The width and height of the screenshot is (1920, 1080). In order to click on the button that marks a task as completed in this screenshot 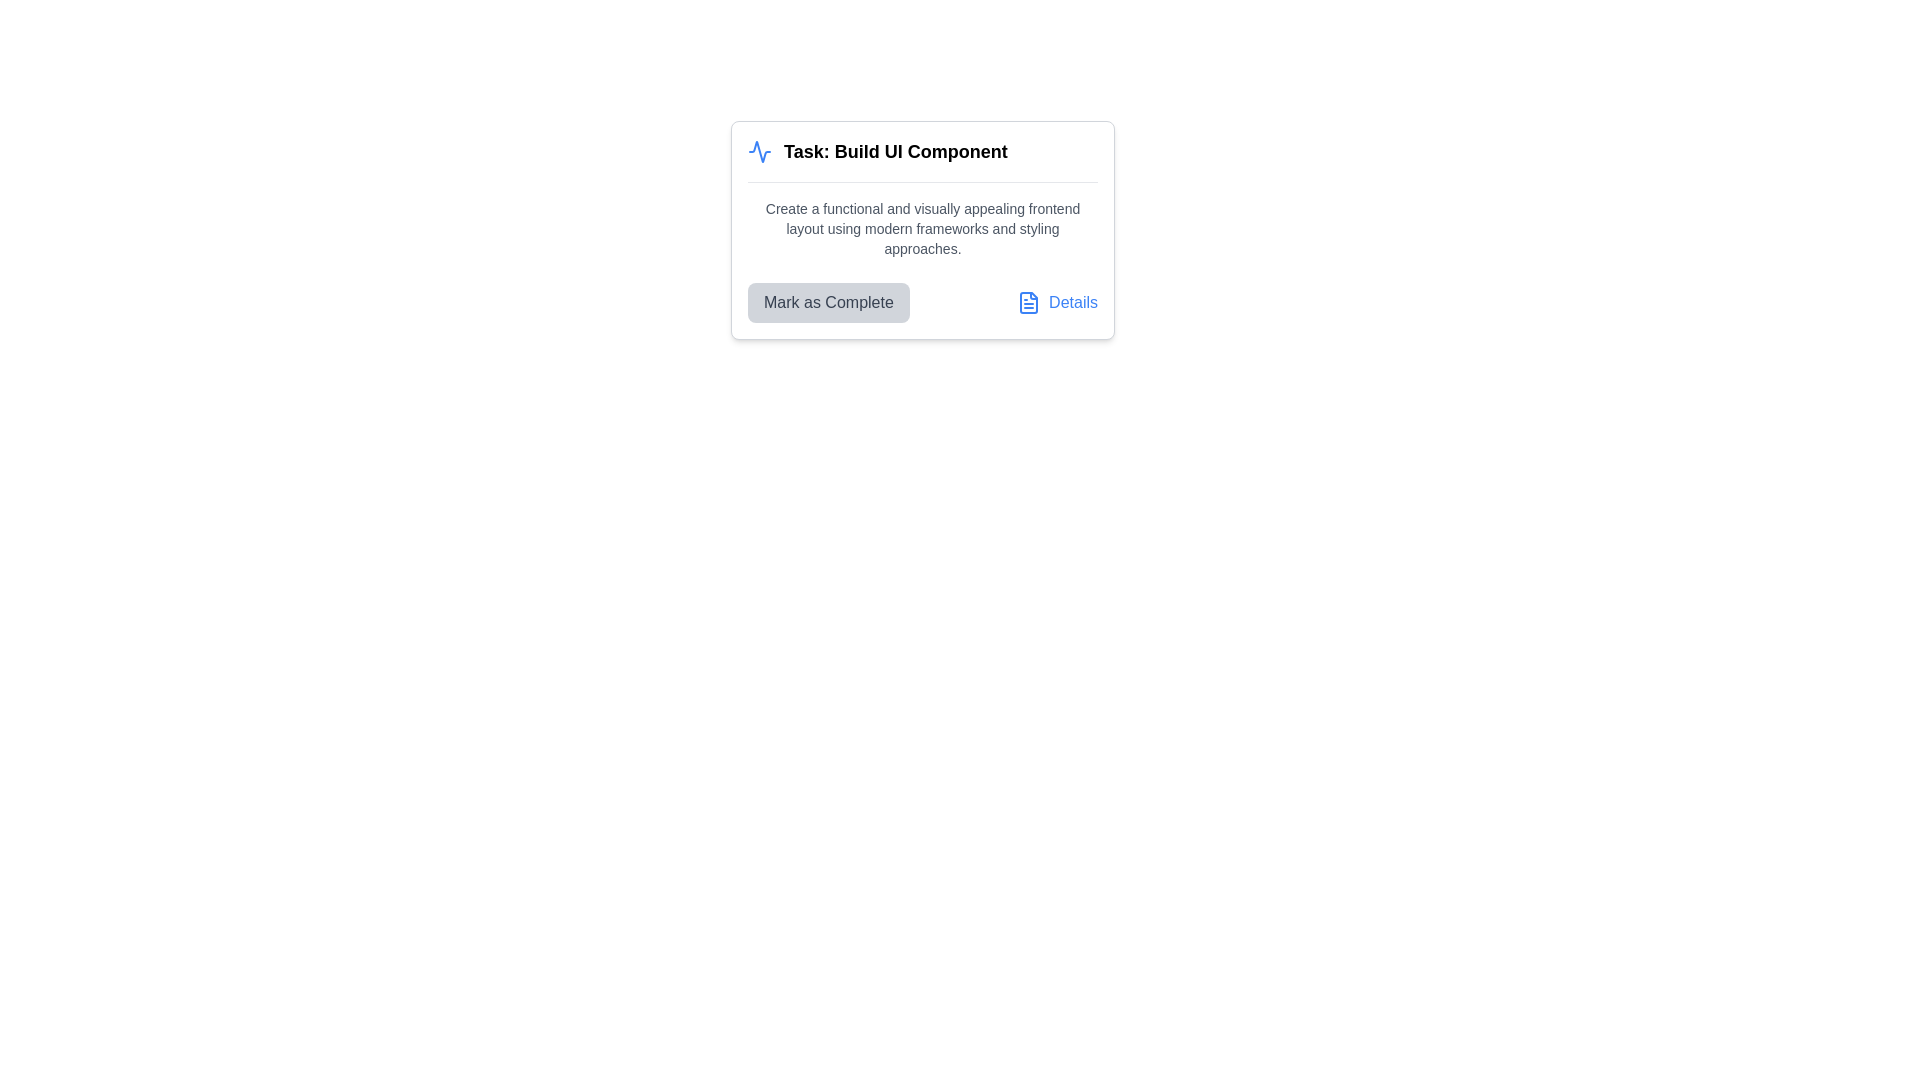, I will do `click(828, 303)`.